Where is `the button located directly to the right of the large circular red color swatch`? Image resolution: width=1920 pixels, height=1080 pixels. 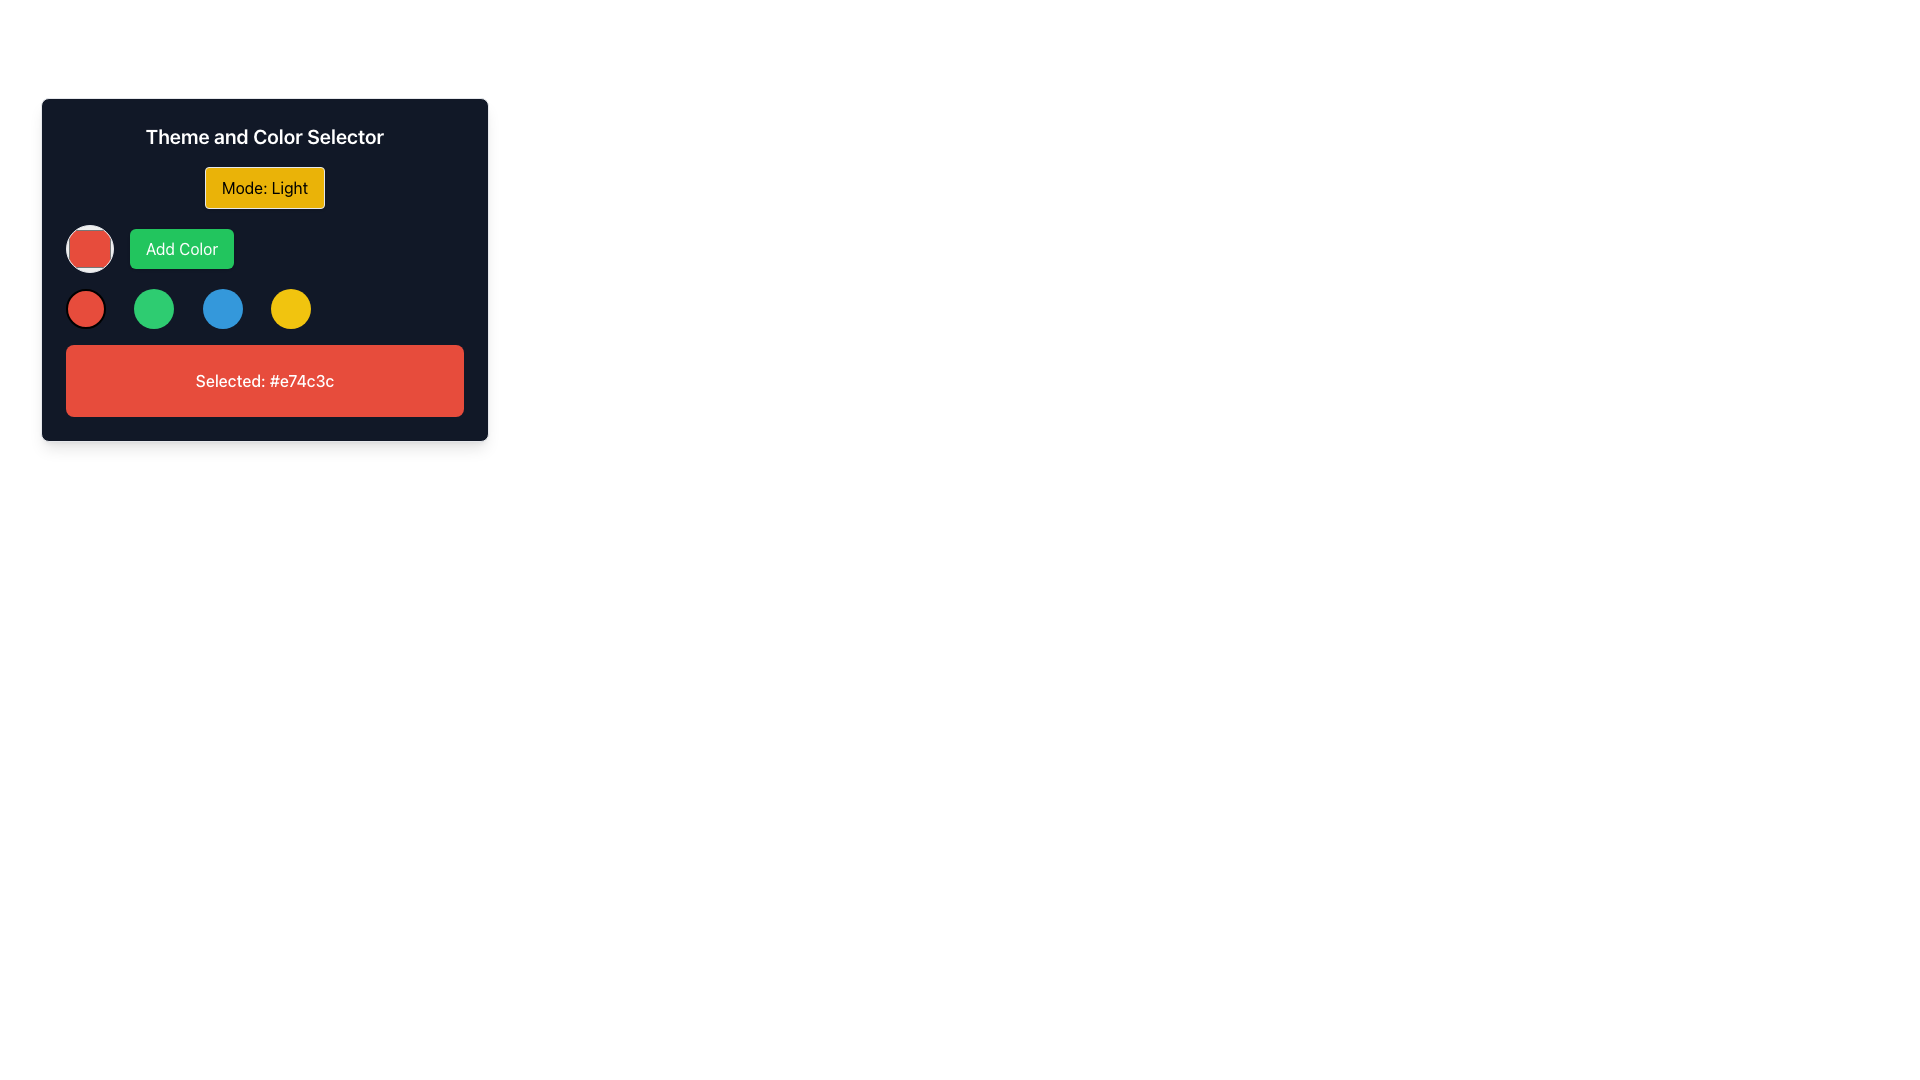
the button located directly to the right of the large circular red color swatch is located at coordinates (182, 248).